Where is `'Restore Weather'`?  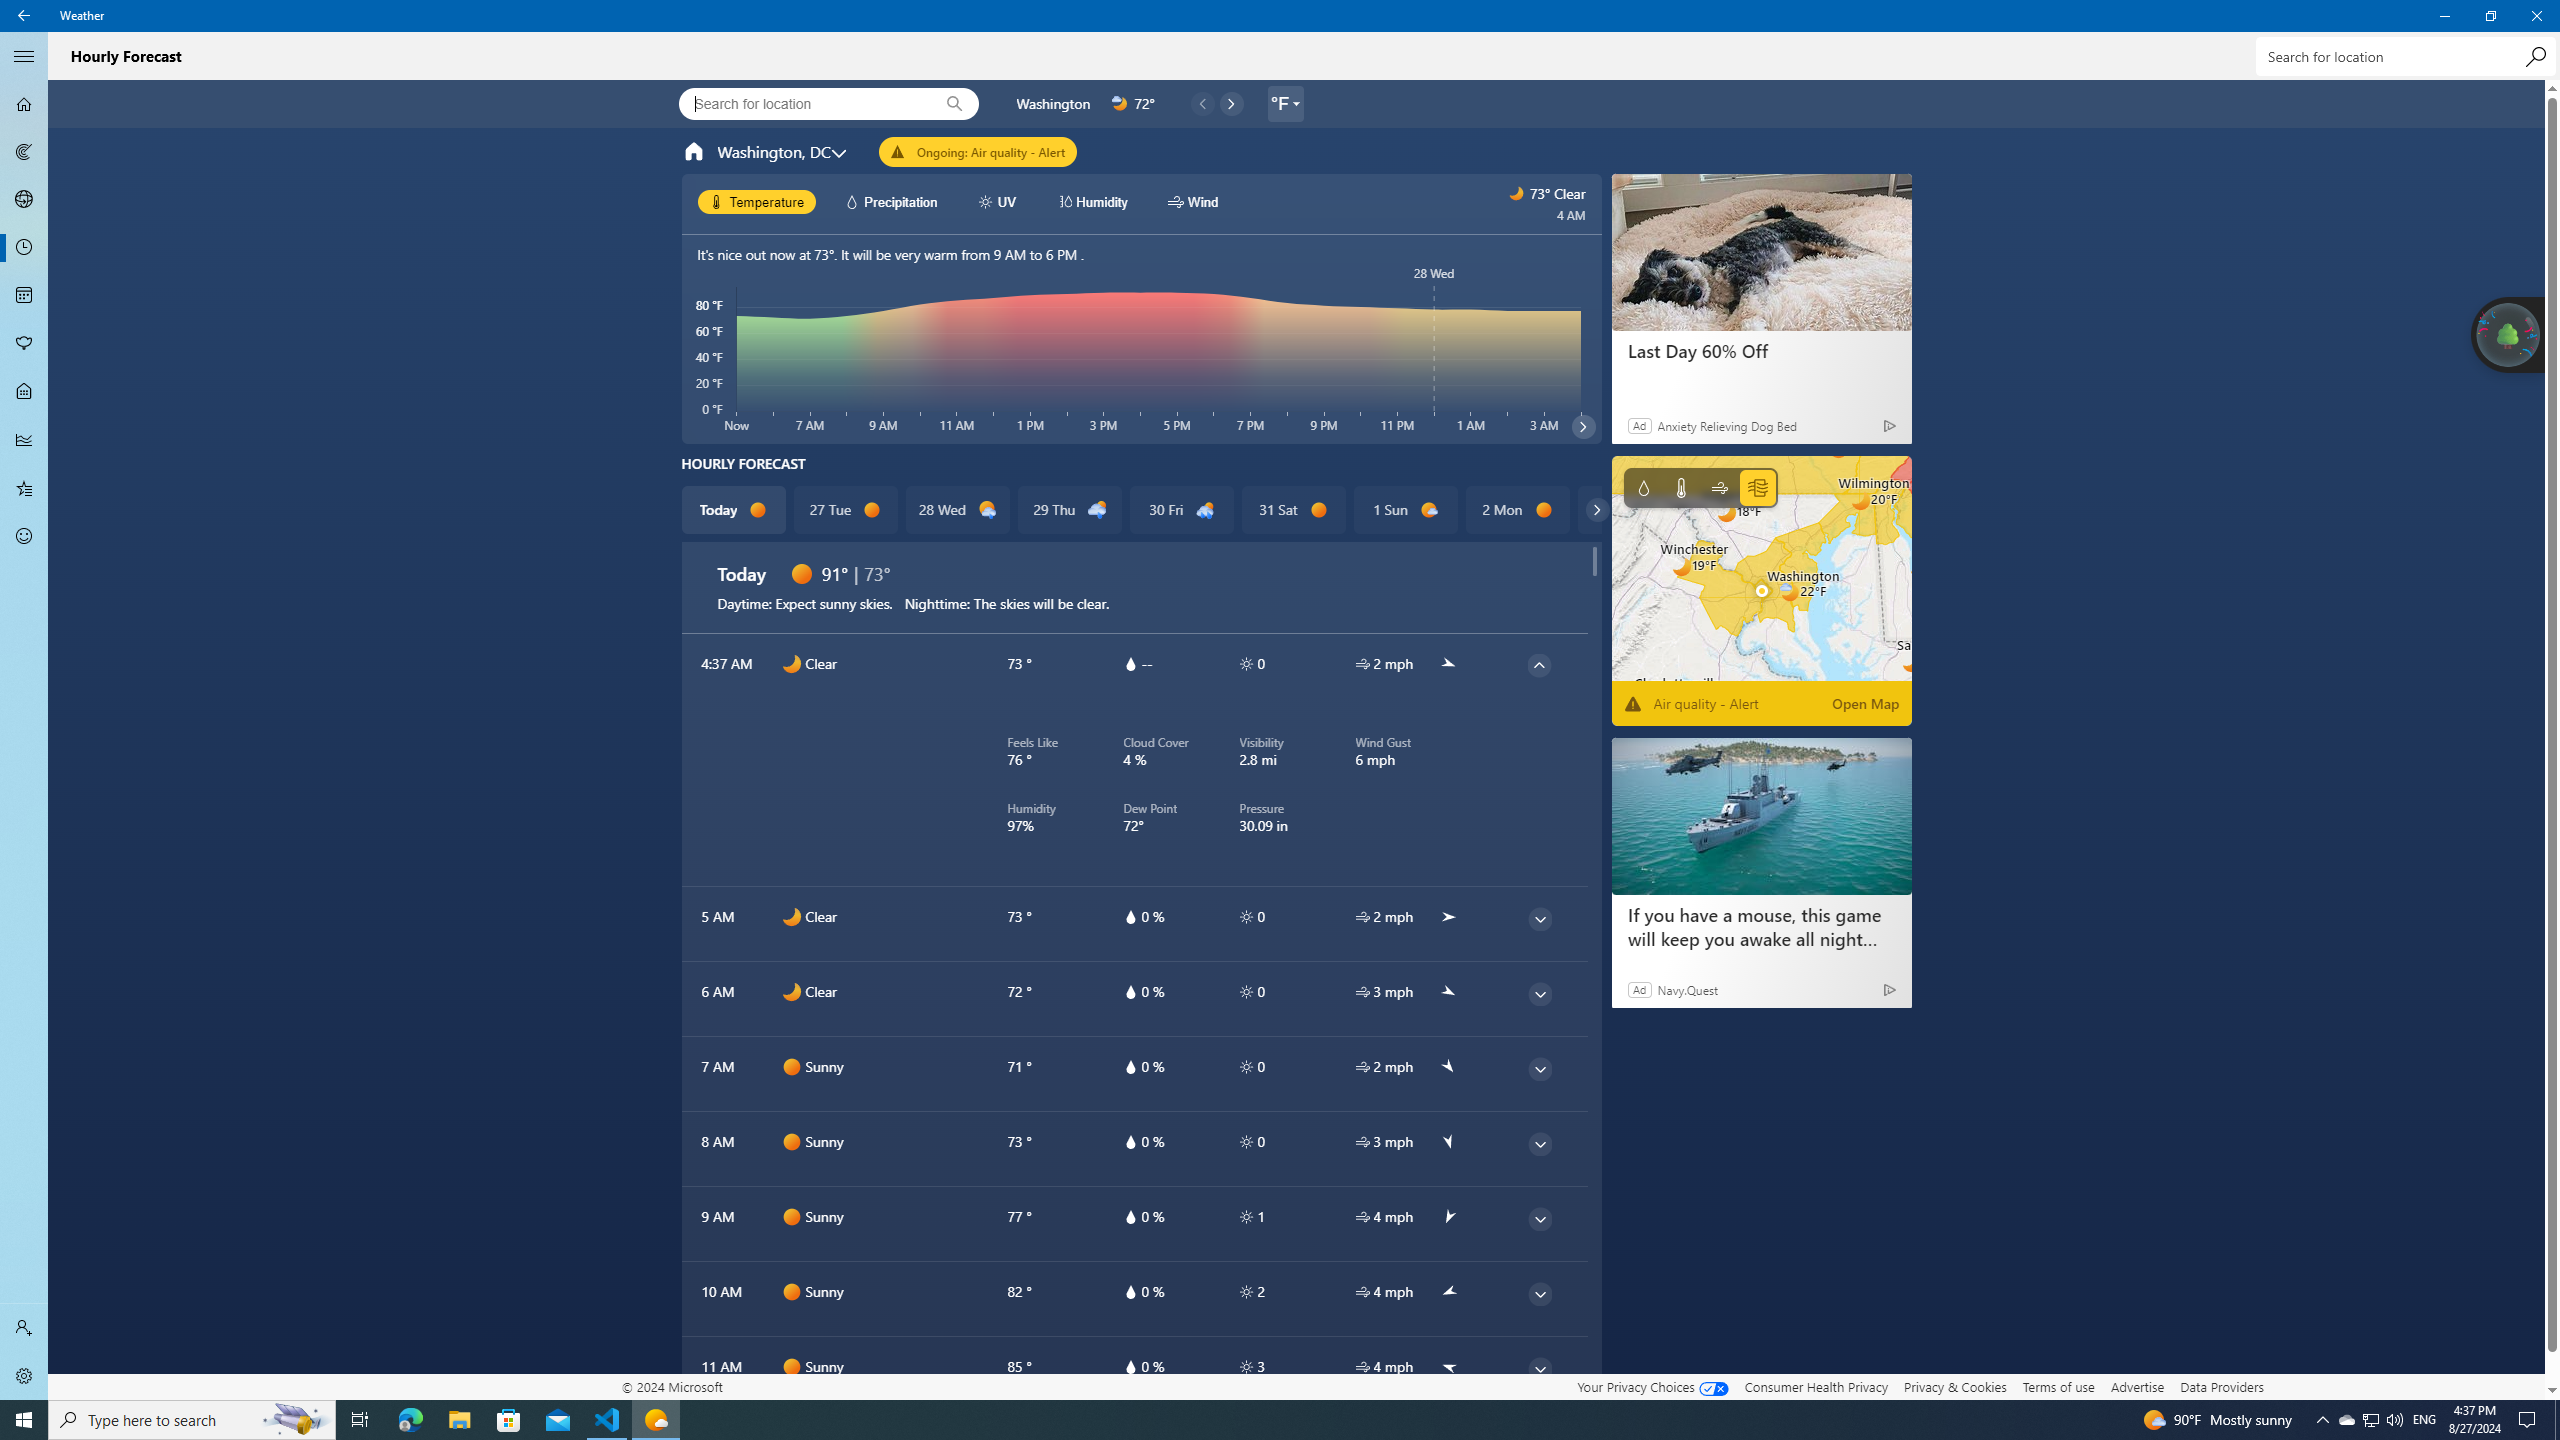 'Restore Weather' is located at coordinates (2490, 15).